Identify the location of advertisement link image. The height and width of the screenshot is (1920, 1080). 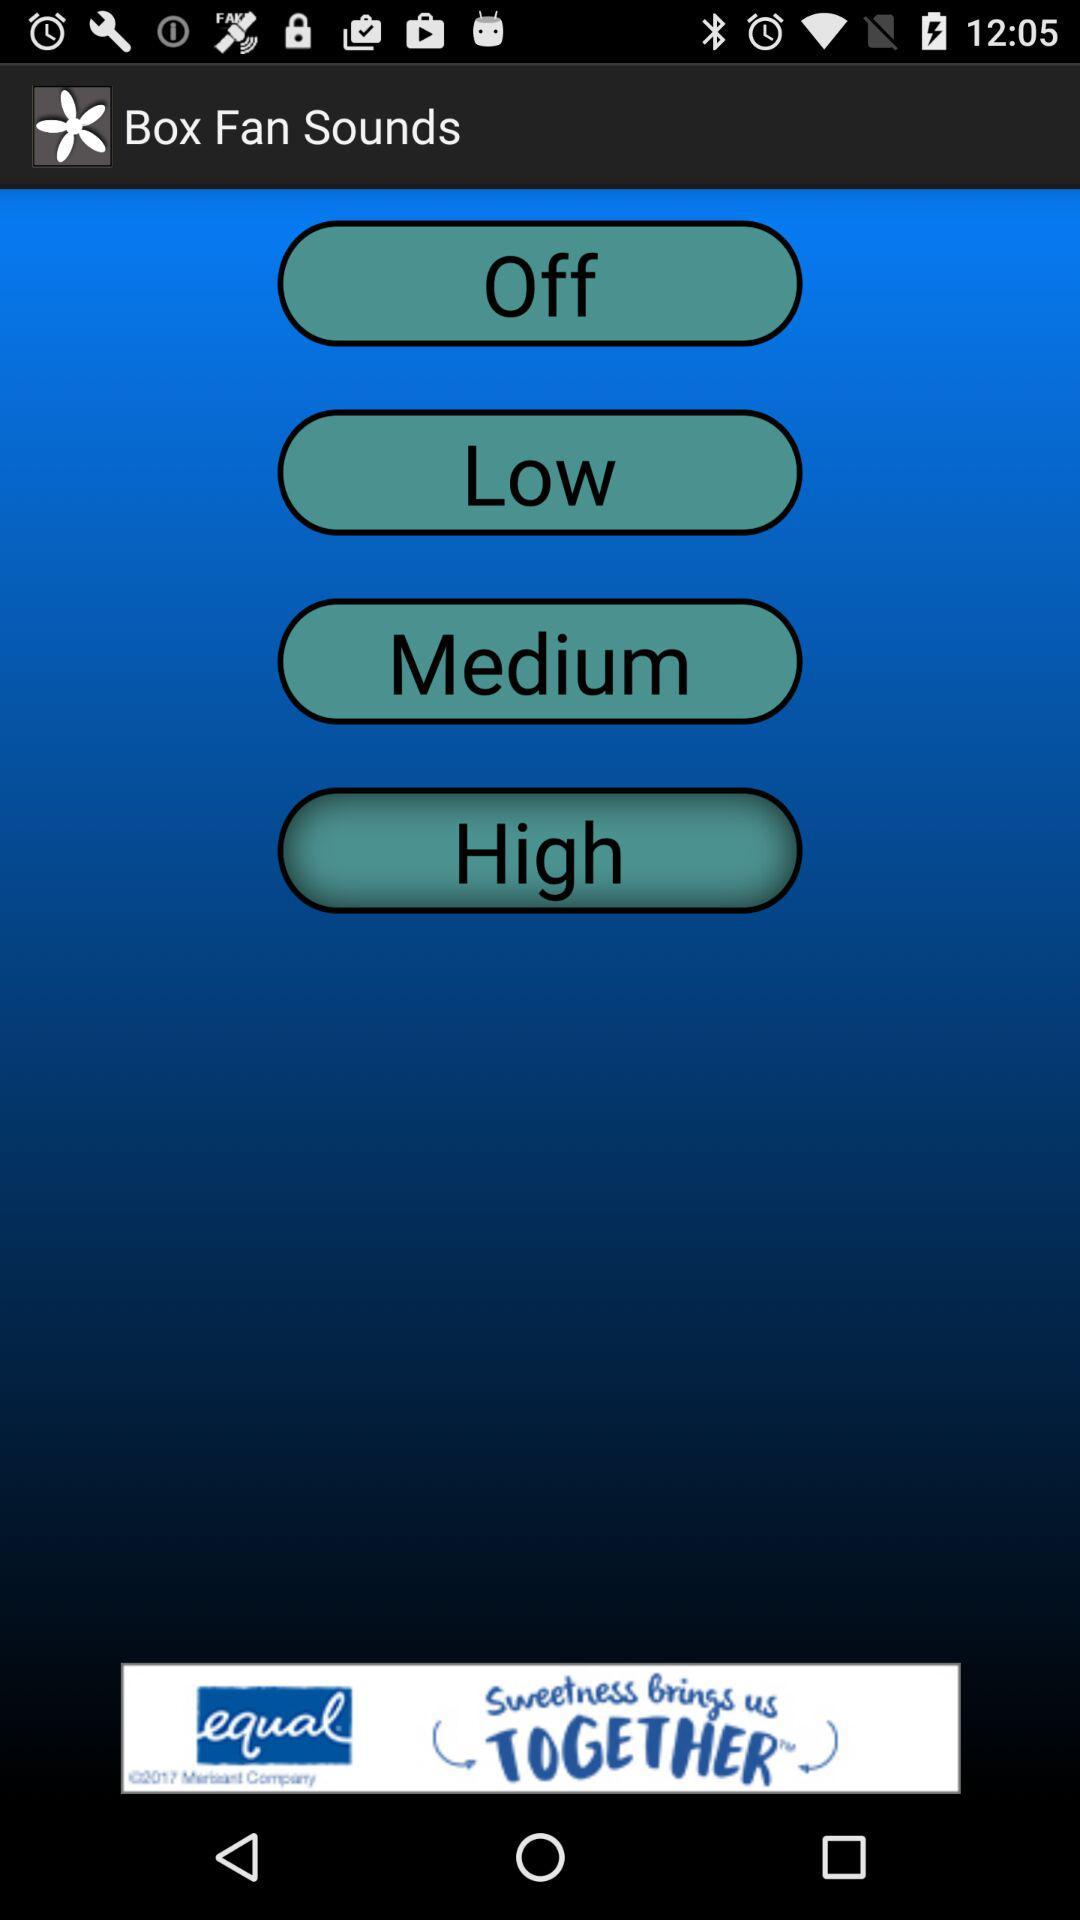
(540, 1727).